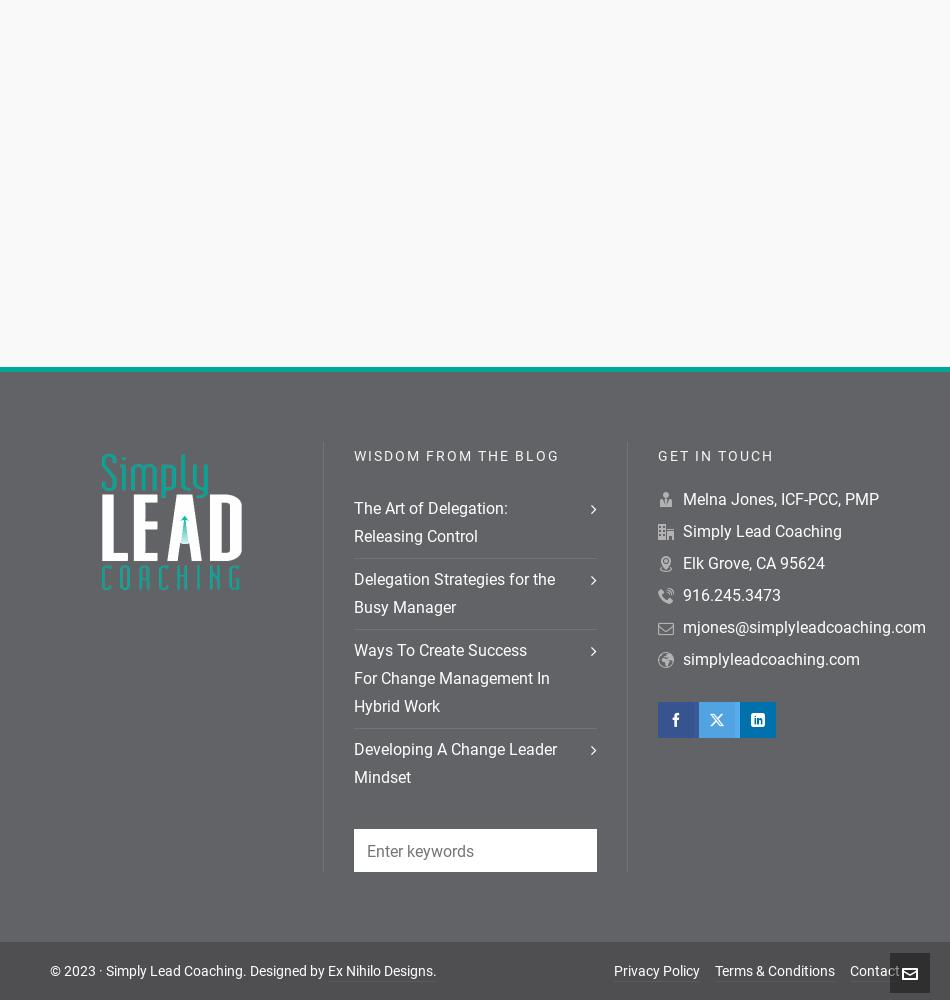  I want to click on '© 2023 · Simply Lead Coaching. Designed by', so click(188, 970).